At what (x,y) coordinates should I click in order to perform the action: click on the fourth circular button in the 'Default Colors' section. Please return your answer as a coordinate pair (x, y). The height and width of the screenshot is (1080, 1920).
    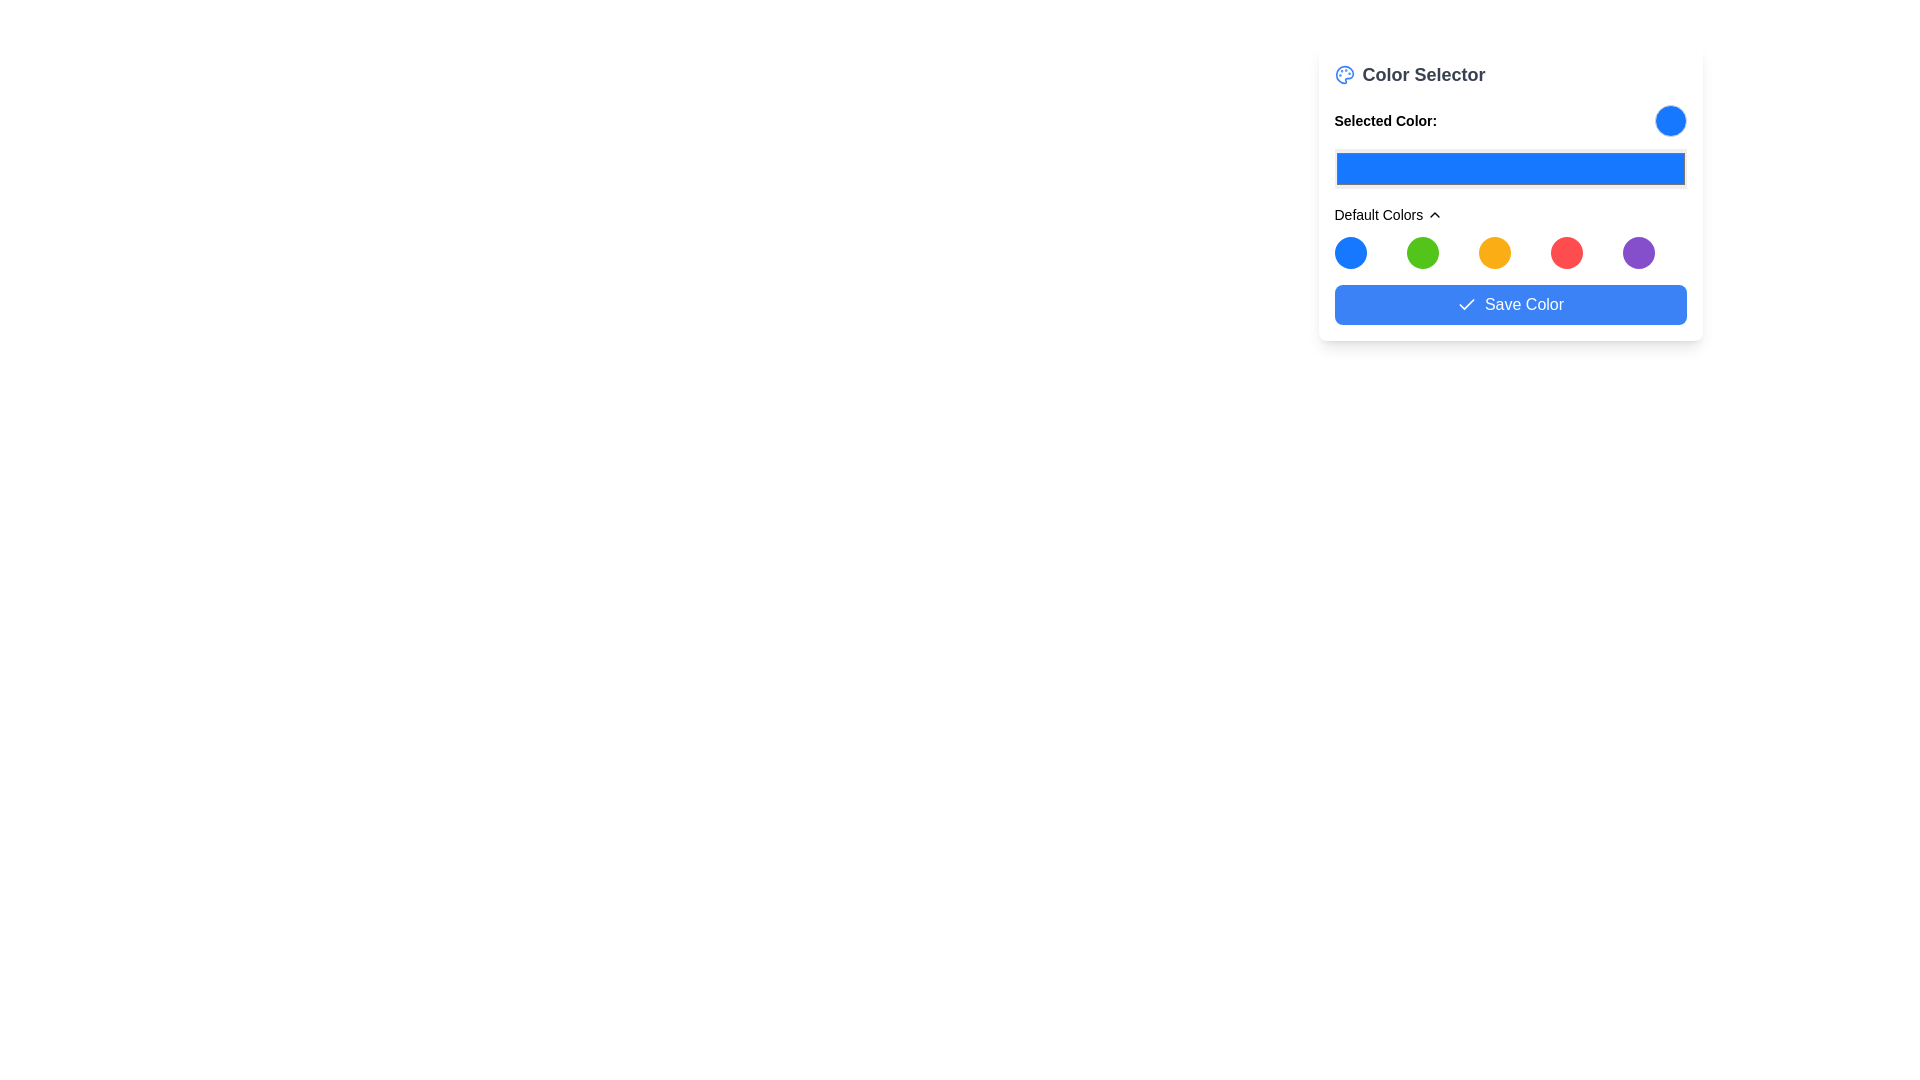
    Looking at the image, I should click on (1565, 252).